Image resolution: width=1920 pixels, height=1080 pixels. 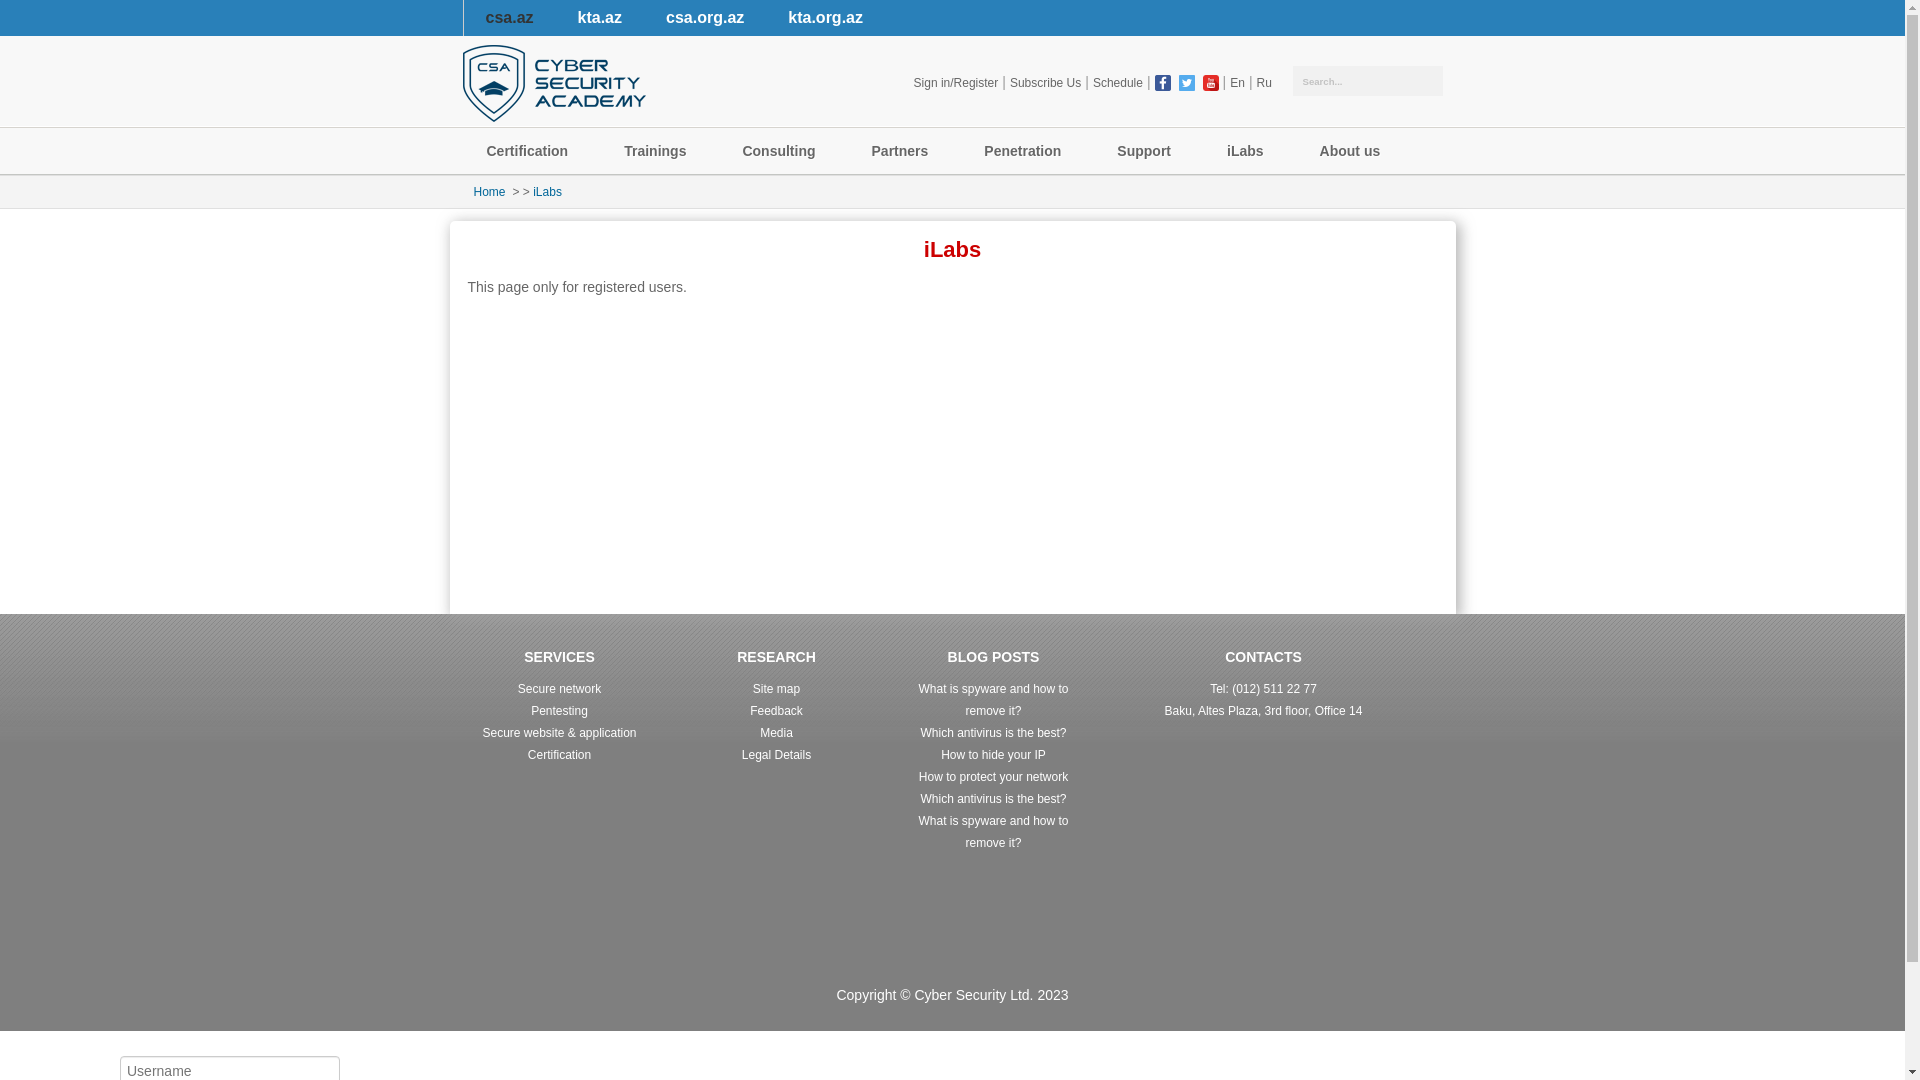 What do you see at coordinates (993, 755) in the screenshot?
I see `'How to hide your IP'` at bounding box center [993, 755].